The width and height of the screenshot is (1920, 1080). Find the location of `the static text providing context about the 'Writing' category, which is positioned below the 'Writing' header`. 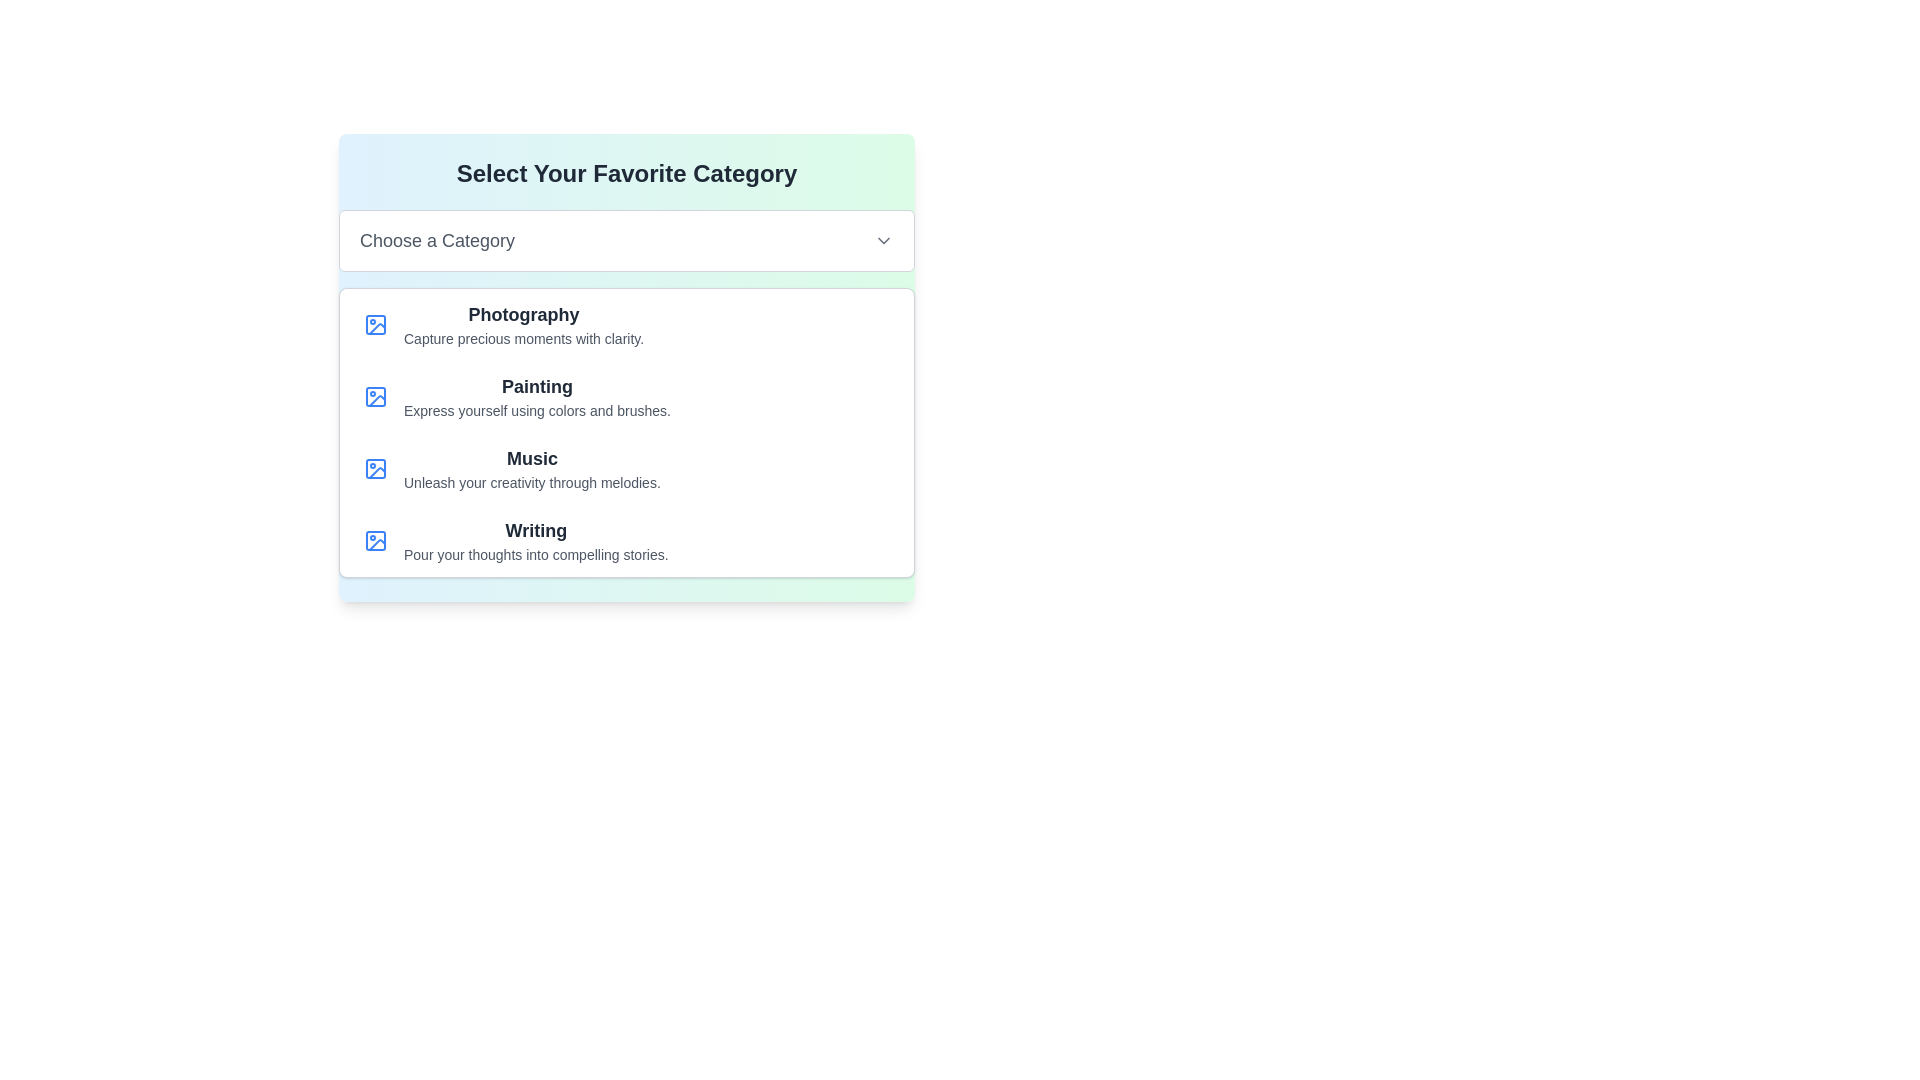

the static text providing context about the 'Writing' category, which is positioned below the 'Writing' header is located at coordinates (536, 555).